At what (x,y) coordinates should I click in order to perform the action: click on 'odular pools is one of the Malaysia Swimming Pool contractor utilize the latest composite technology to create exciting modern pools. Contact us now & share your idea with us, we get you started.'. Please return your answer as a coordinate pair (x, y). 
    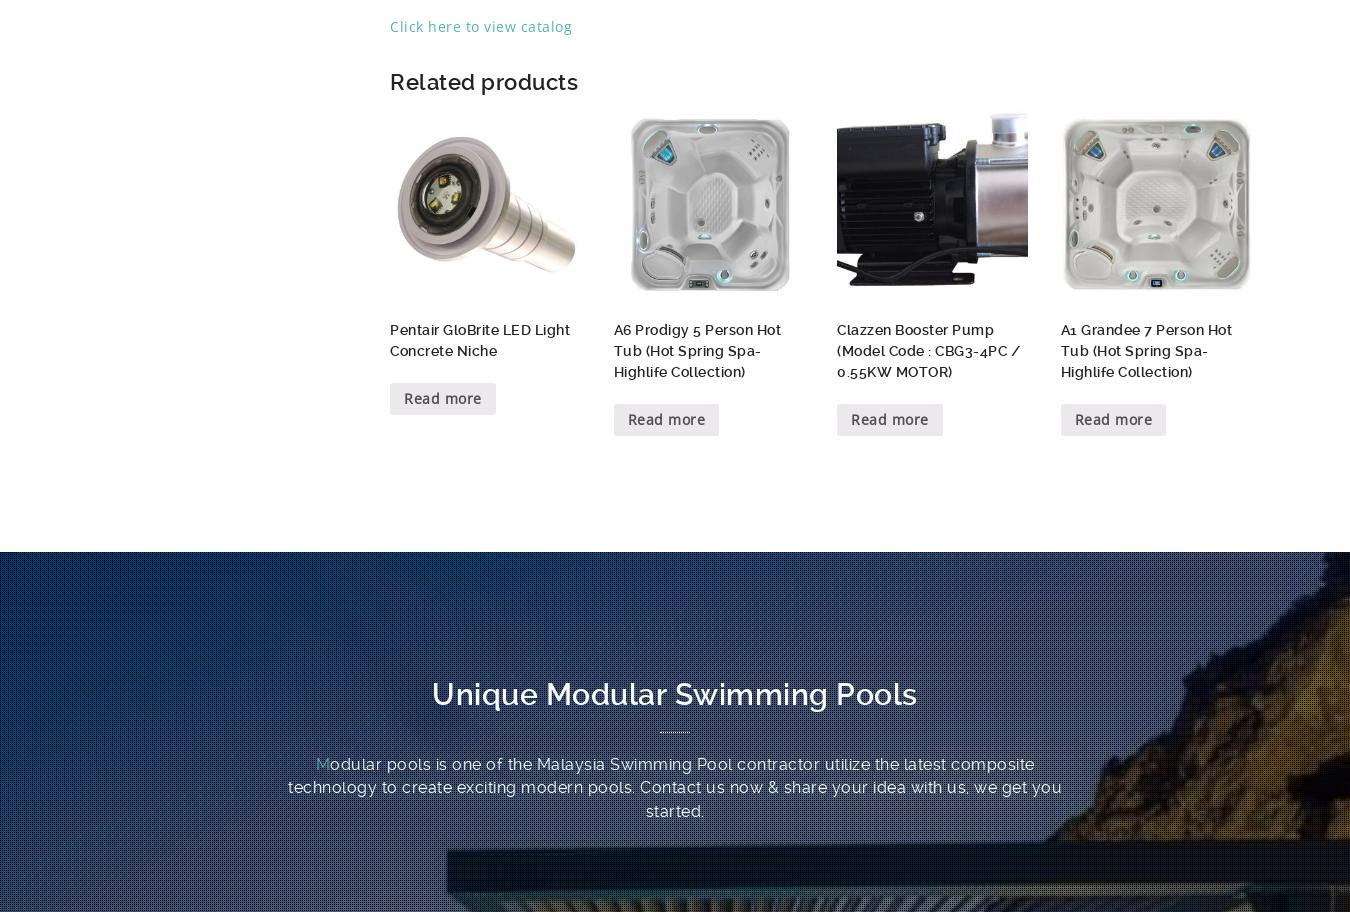
    Looking at the image, I should click on (675, 786).